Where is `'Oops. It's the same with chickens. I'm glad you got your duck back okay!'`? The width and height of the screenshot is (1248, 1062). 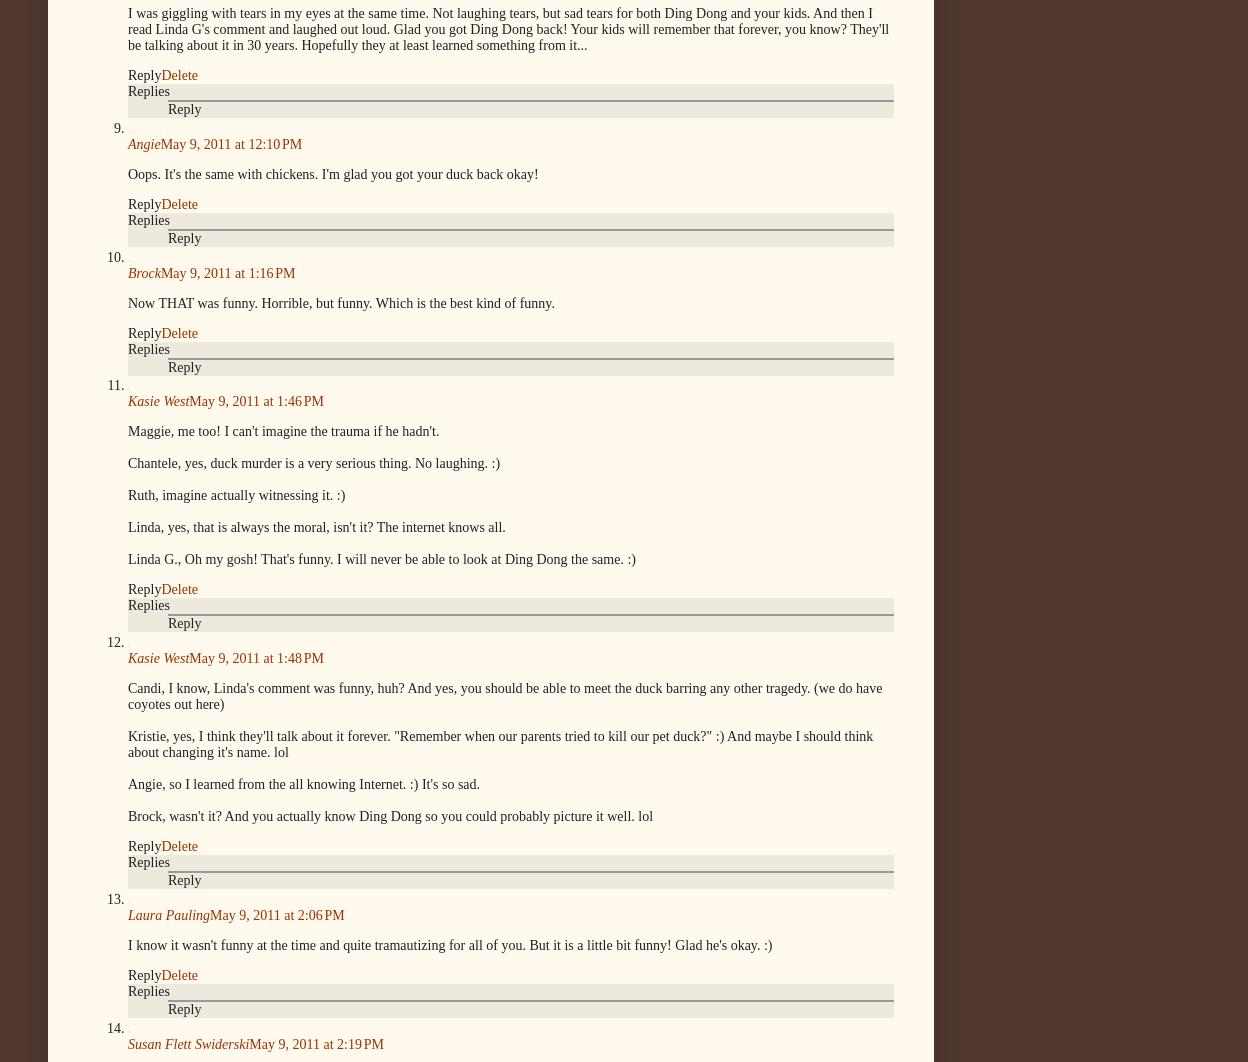 'Oops. It's the same with chickens. I'm glad you got your duck back okay!' is located at coordinates (332, 173).